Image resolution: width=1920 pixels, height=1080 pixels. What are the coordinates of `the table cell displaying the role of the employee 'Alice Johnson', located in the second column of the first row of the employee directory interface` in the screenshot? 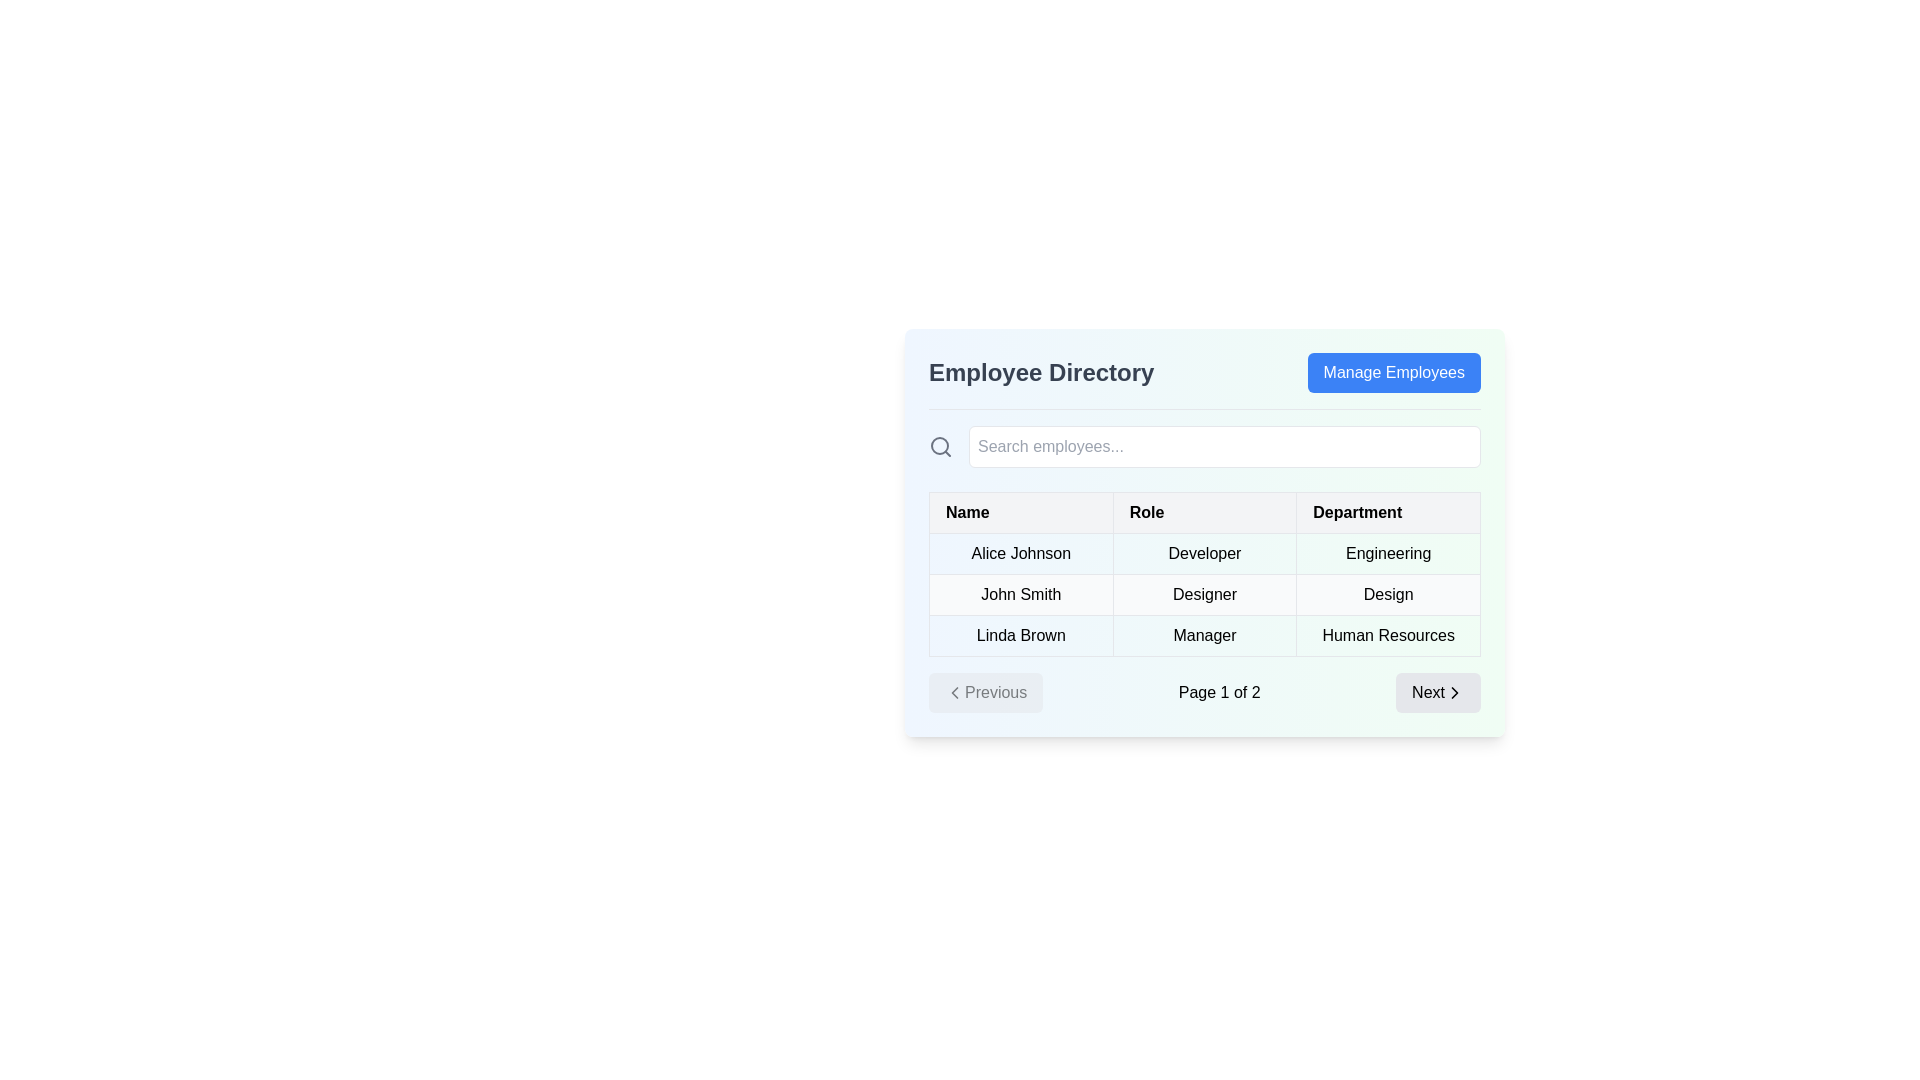 It's located at (1203, 562).